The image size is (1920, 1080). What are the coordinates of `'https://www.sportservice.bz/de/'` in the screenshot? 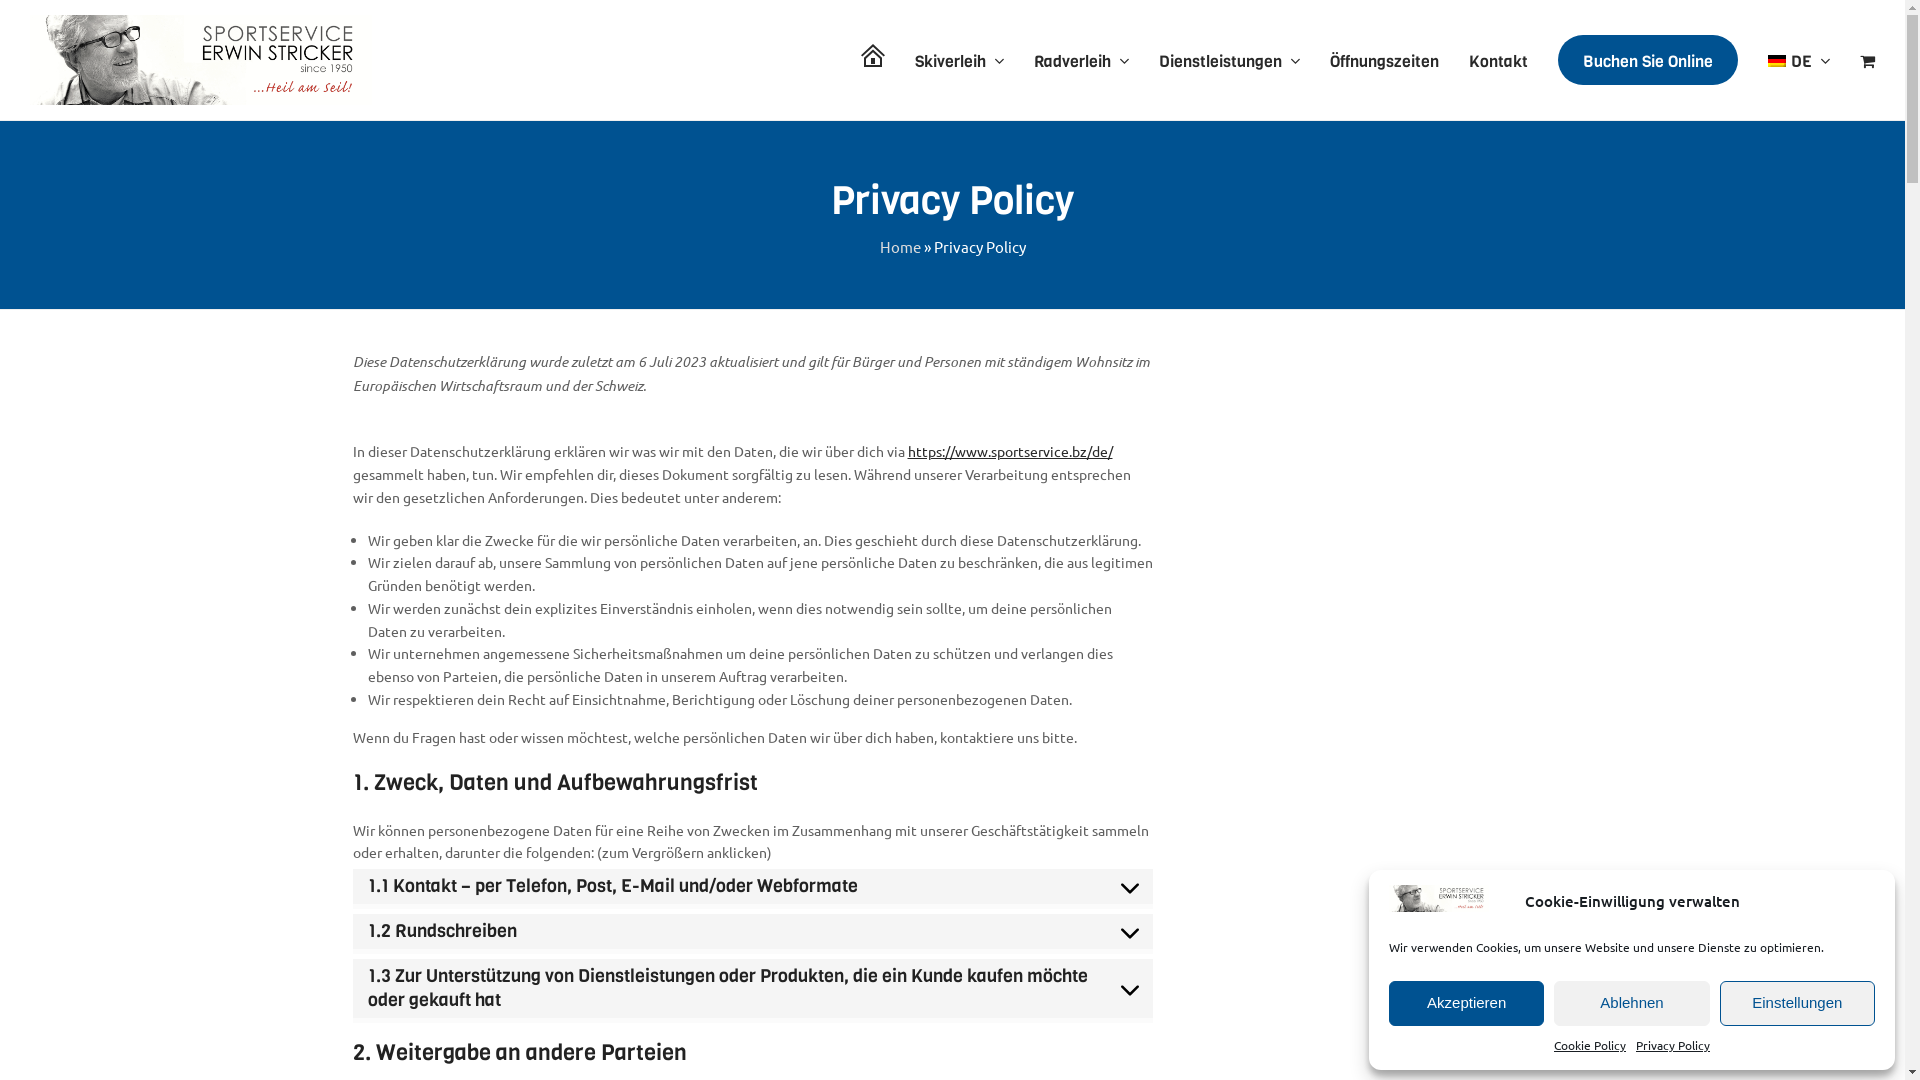 It's located at (1010, 451).